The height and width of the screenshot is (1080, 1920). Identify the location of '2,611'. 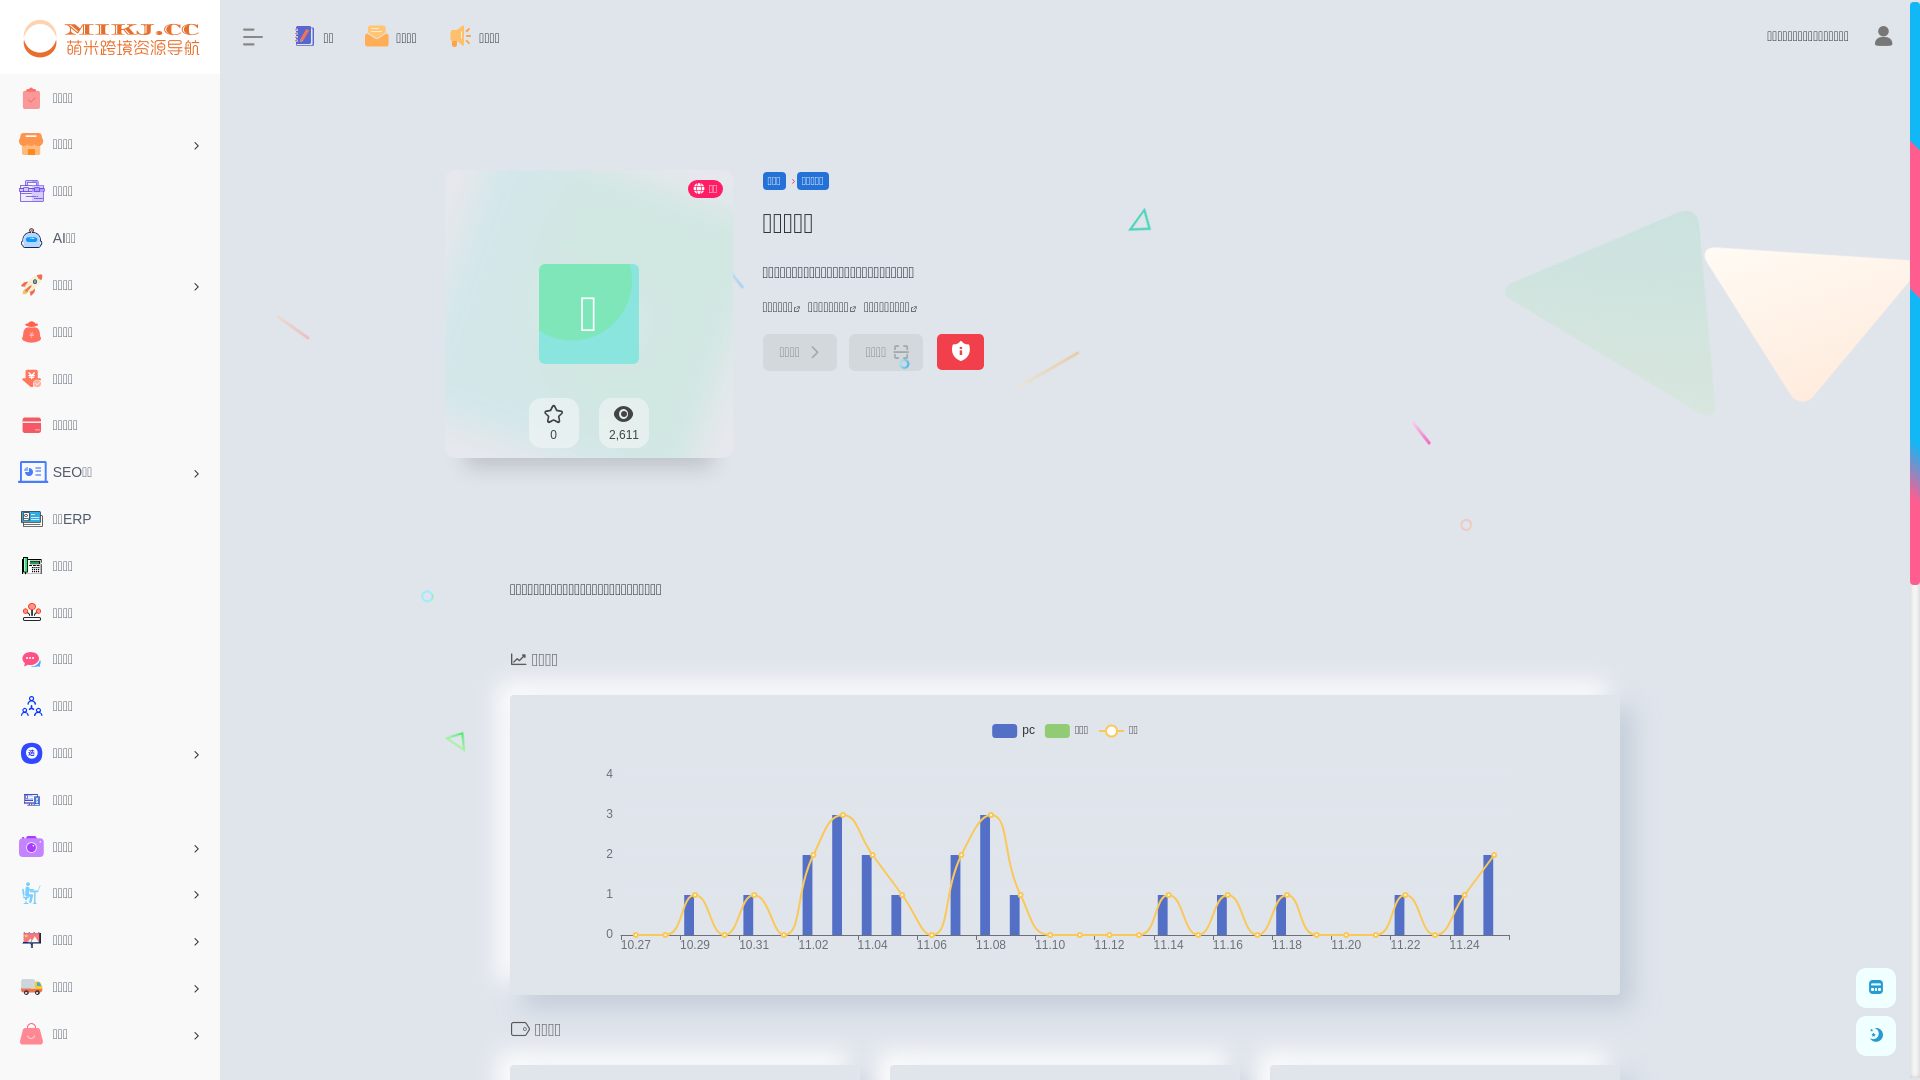
(623, 422).